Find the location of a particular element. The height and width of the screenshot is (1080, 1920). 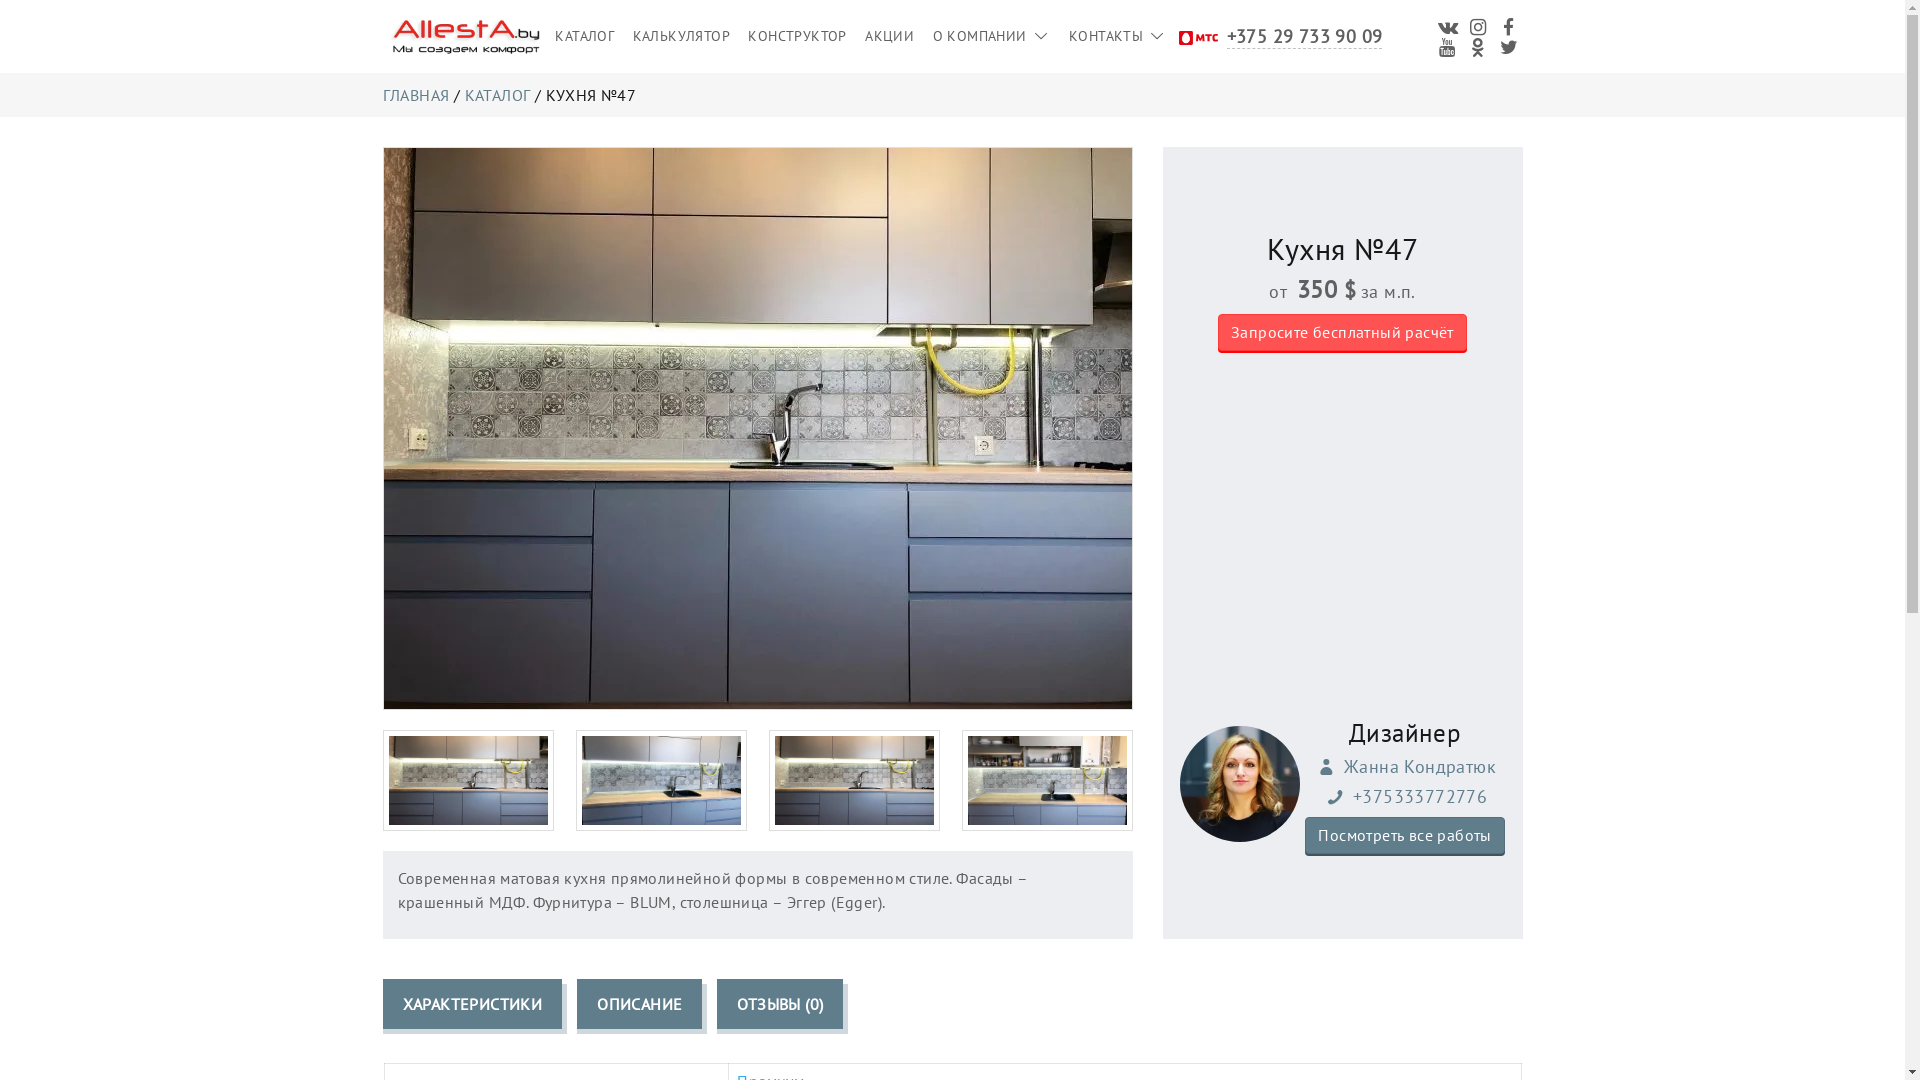

'+375 29 733 90 09' is located at coordinates (1305, 35).